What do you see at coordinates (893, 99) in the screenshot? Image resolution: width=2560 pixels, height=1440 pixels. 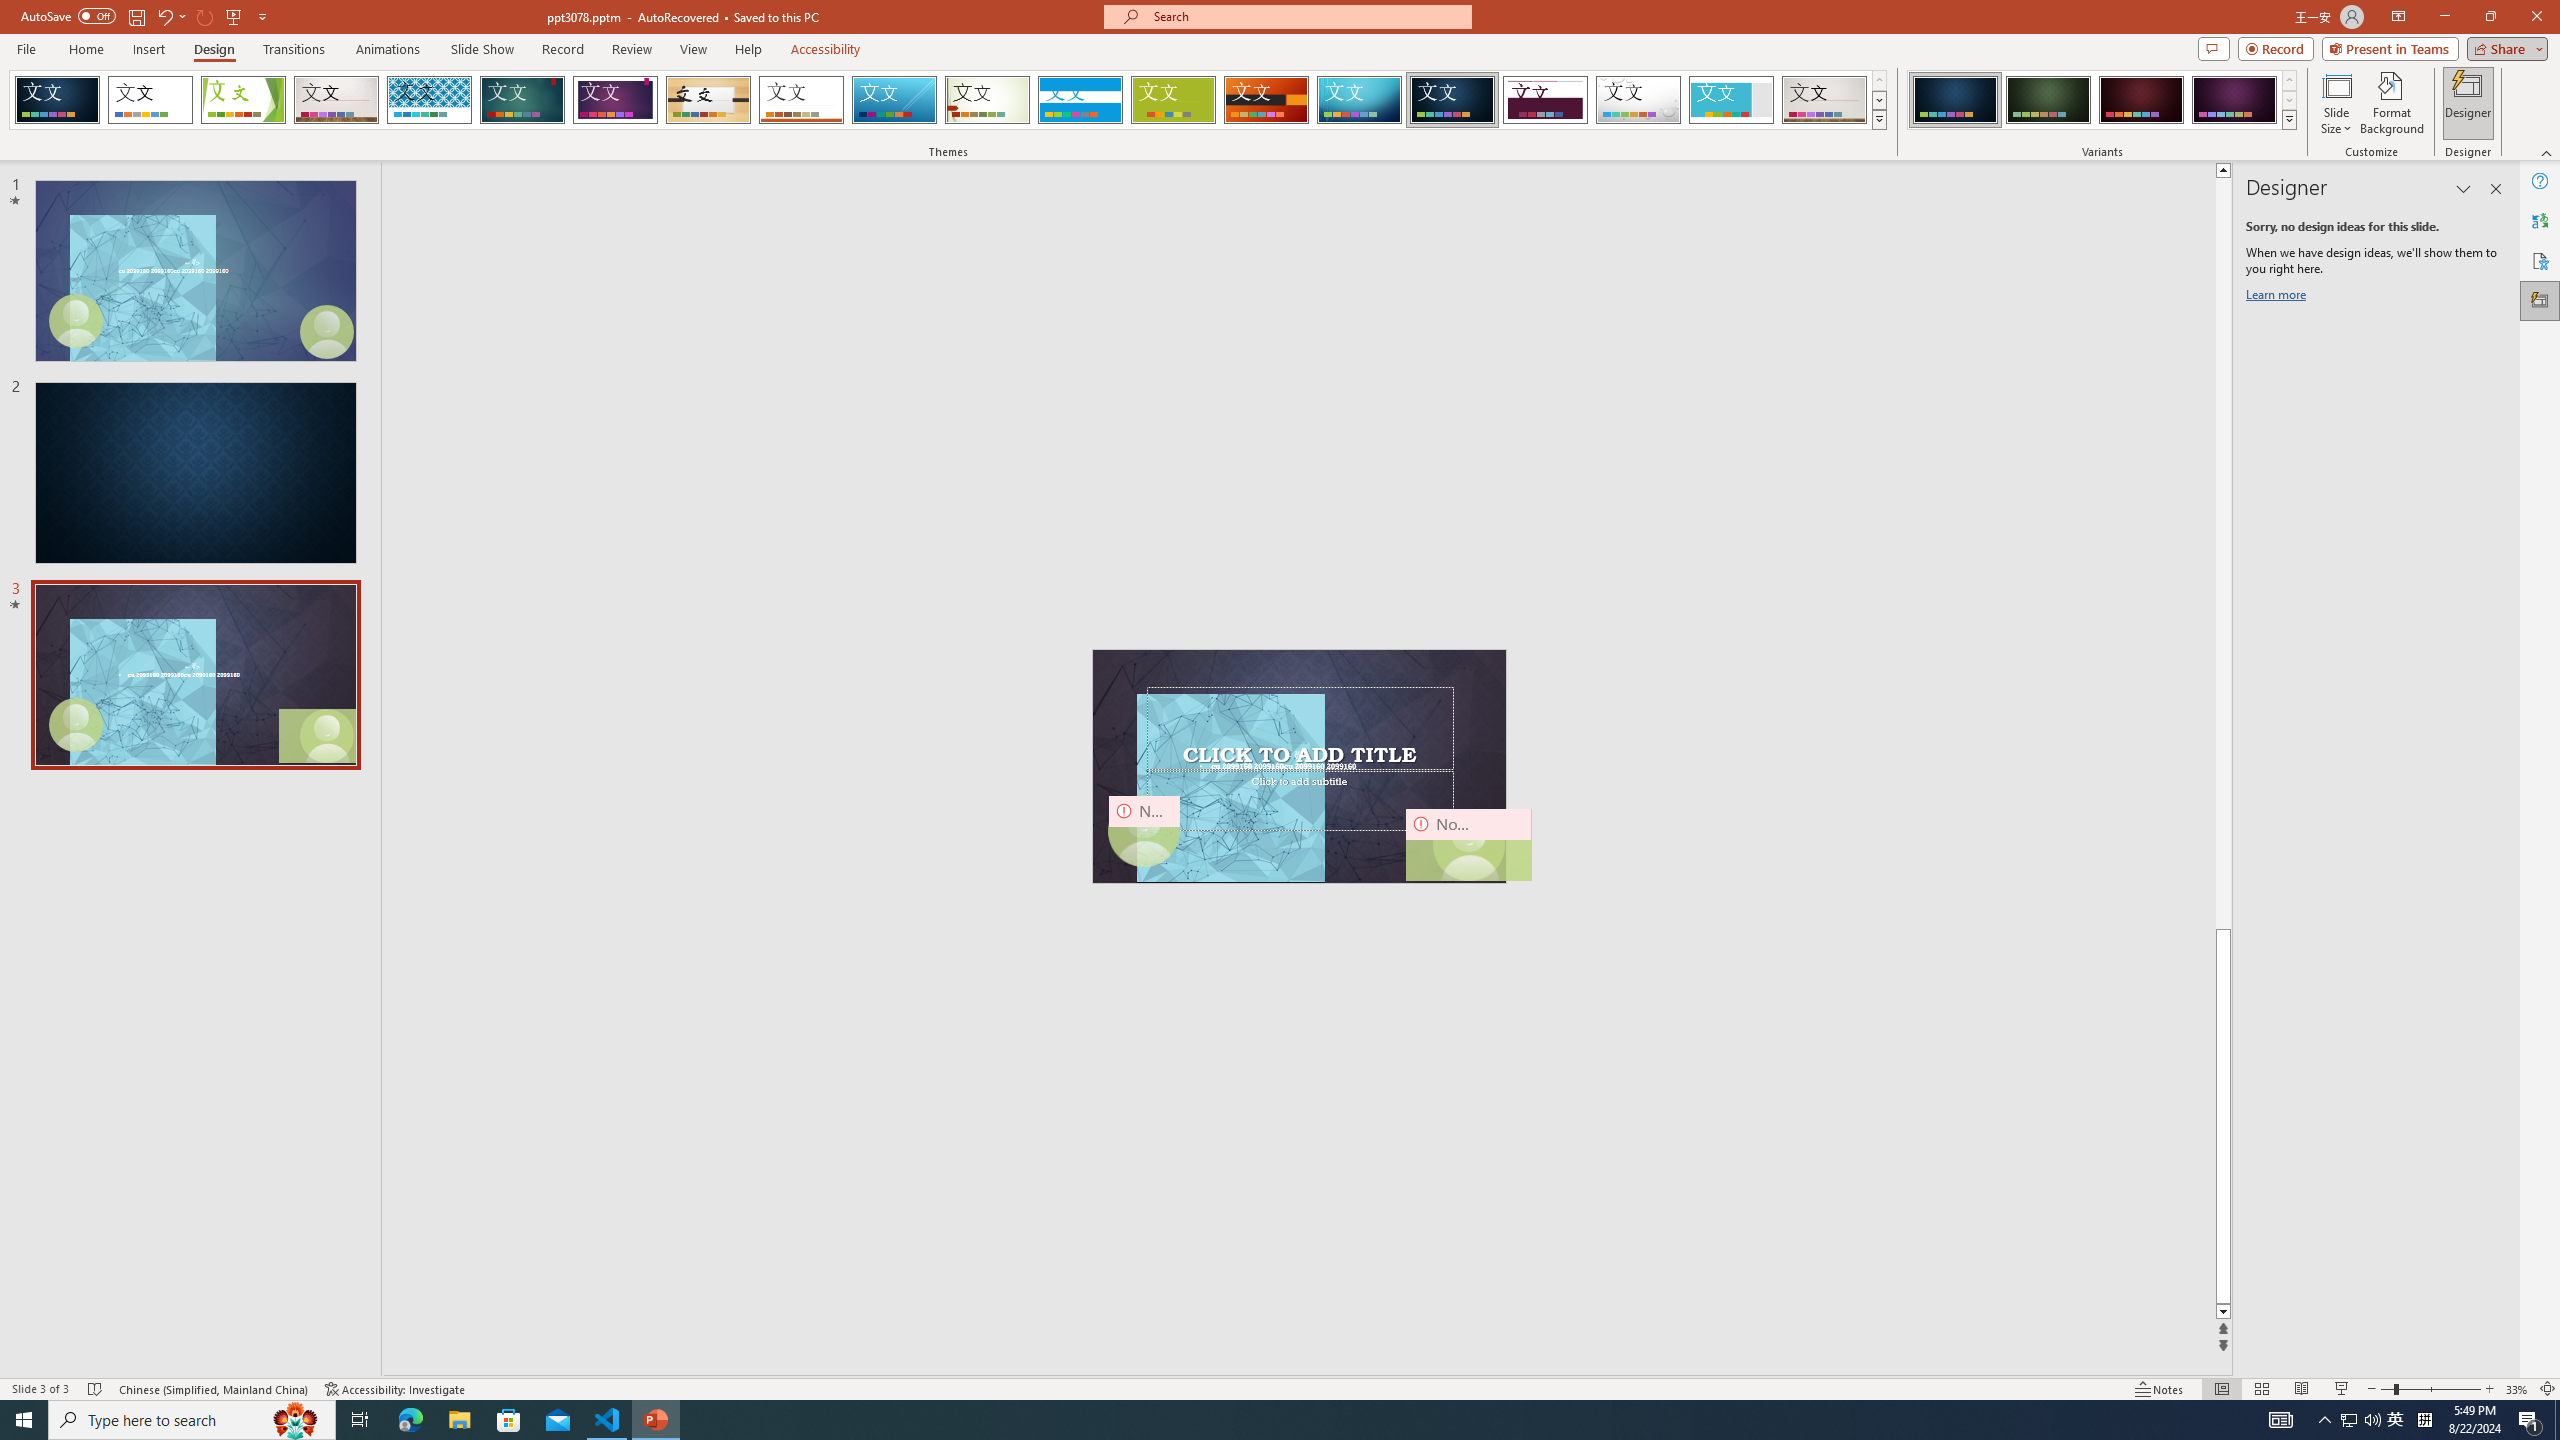 I see `'Slice'` at bounding box center [893, 99].